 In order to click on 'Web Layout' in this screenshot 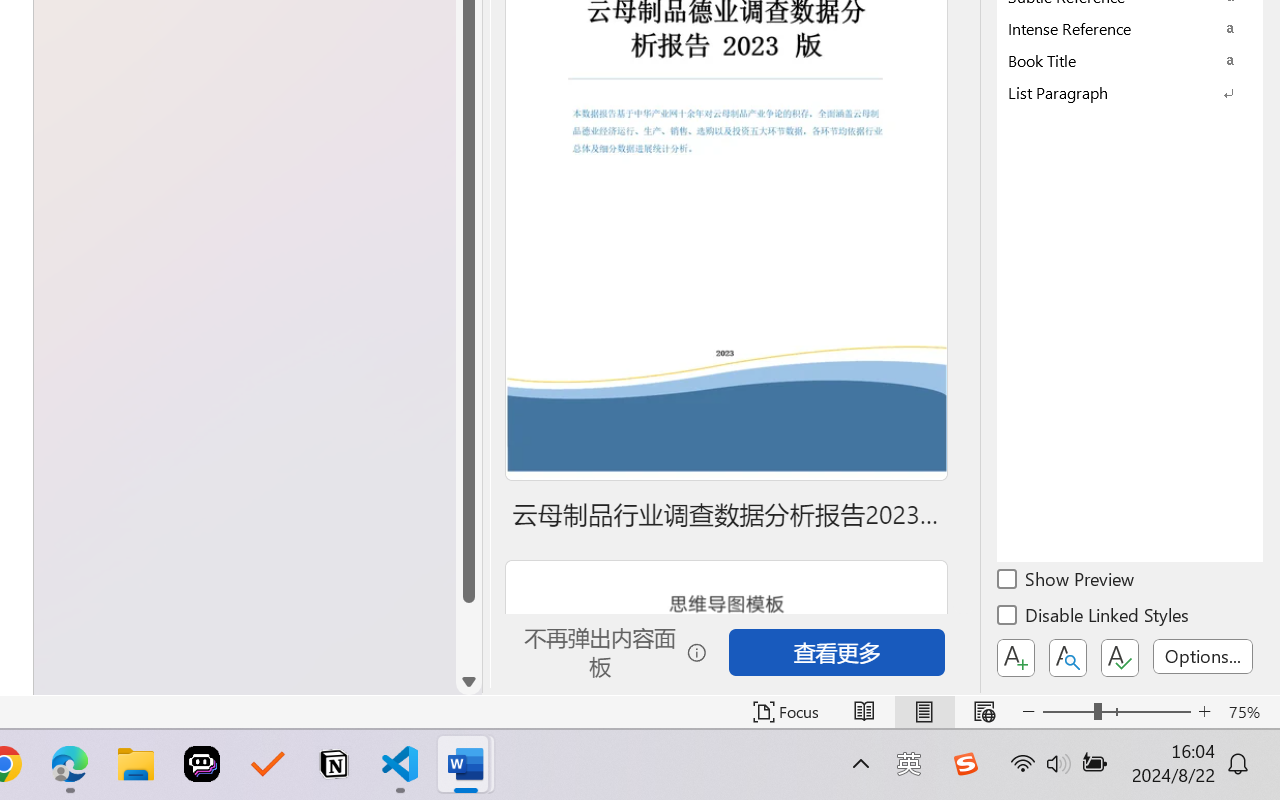, I will do `click(984, 711)`.